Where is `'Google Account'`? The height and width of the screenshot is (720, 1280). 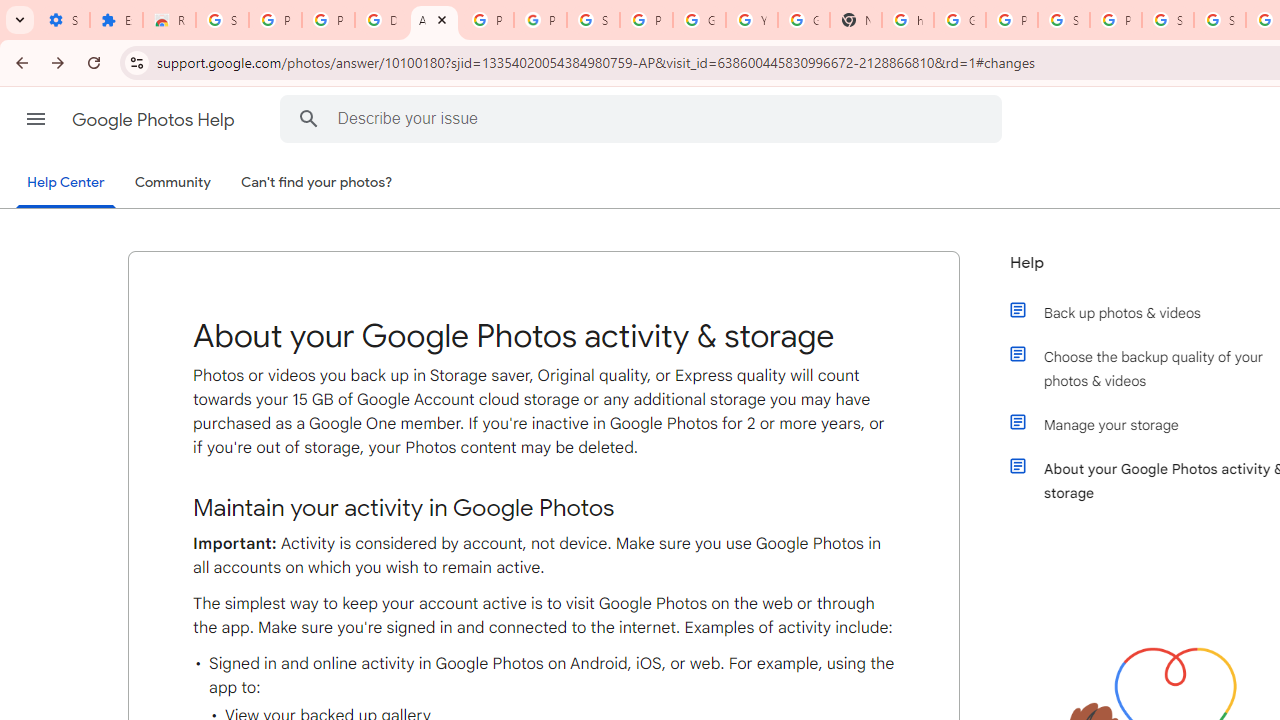 'Google Account' is located at coordinates (699, 20).